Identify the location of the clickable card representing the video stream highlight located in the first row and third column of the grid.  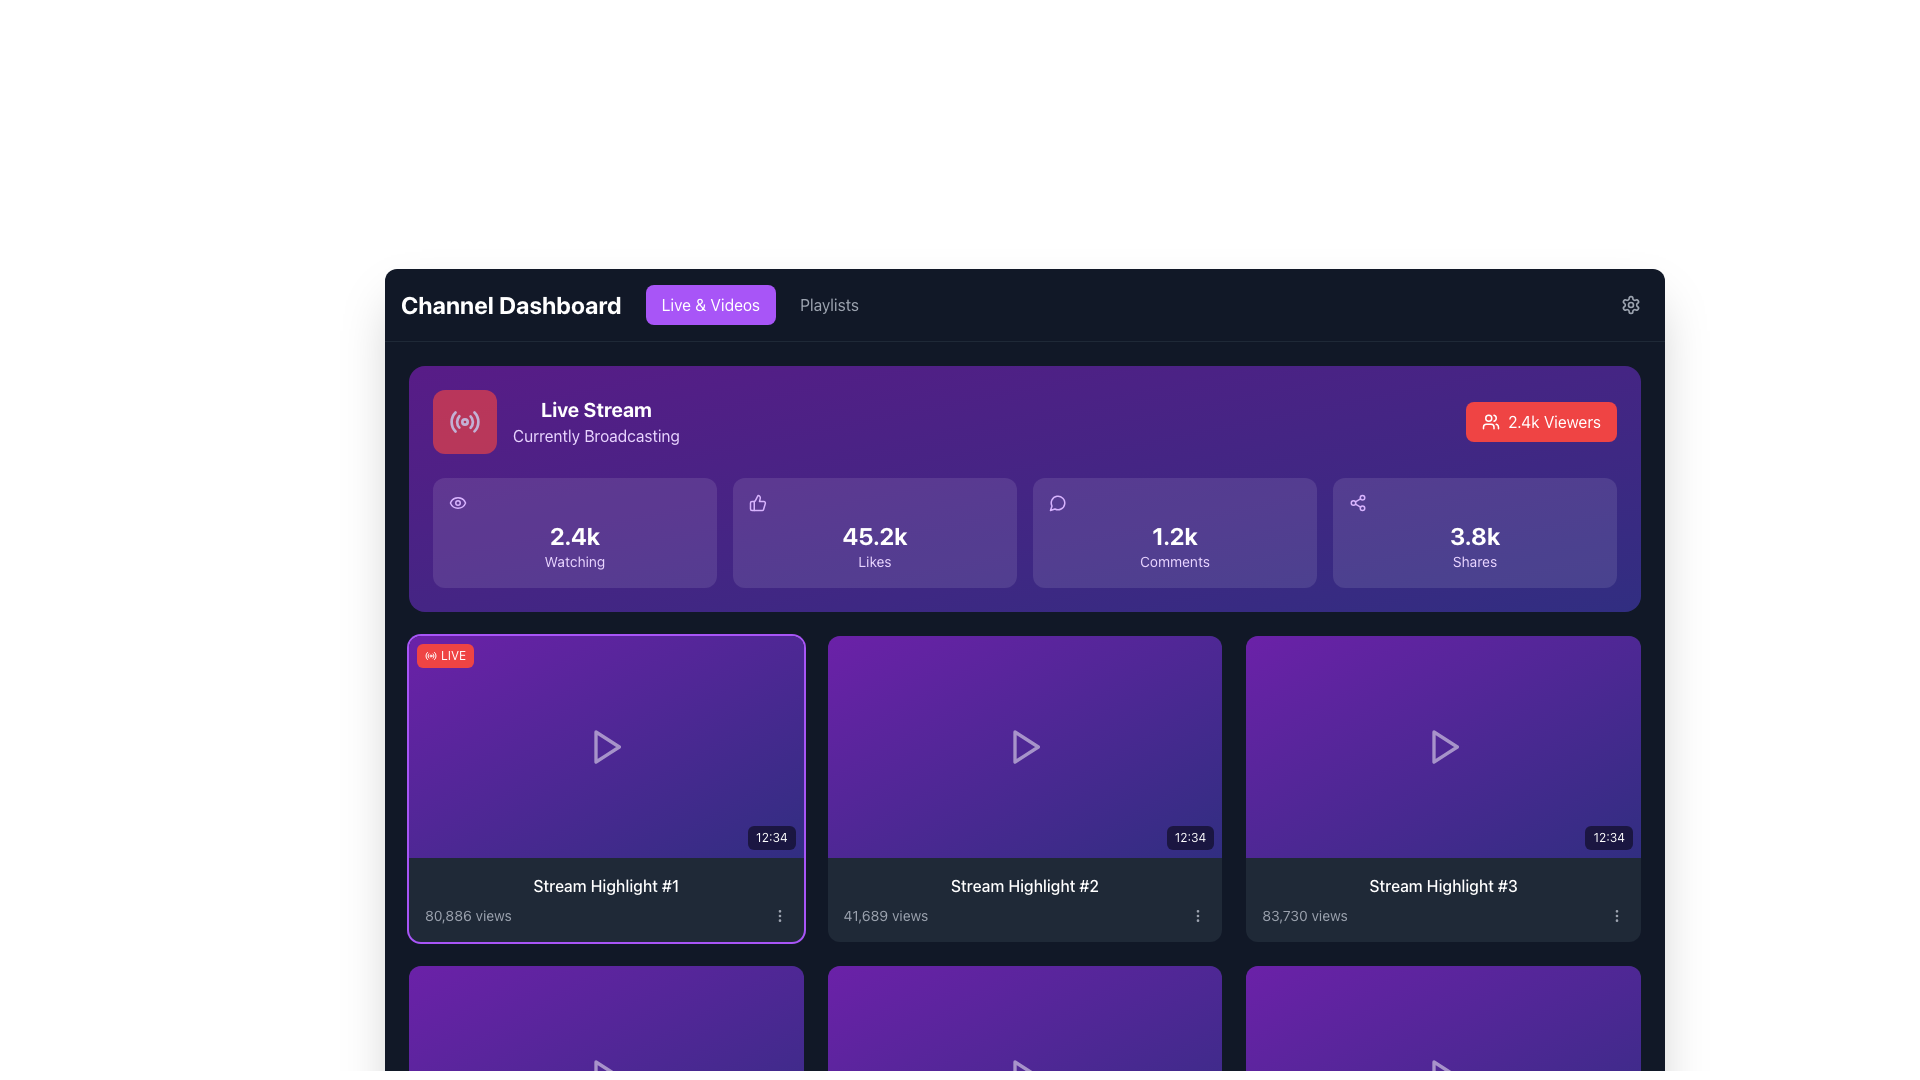
(1443, 788).